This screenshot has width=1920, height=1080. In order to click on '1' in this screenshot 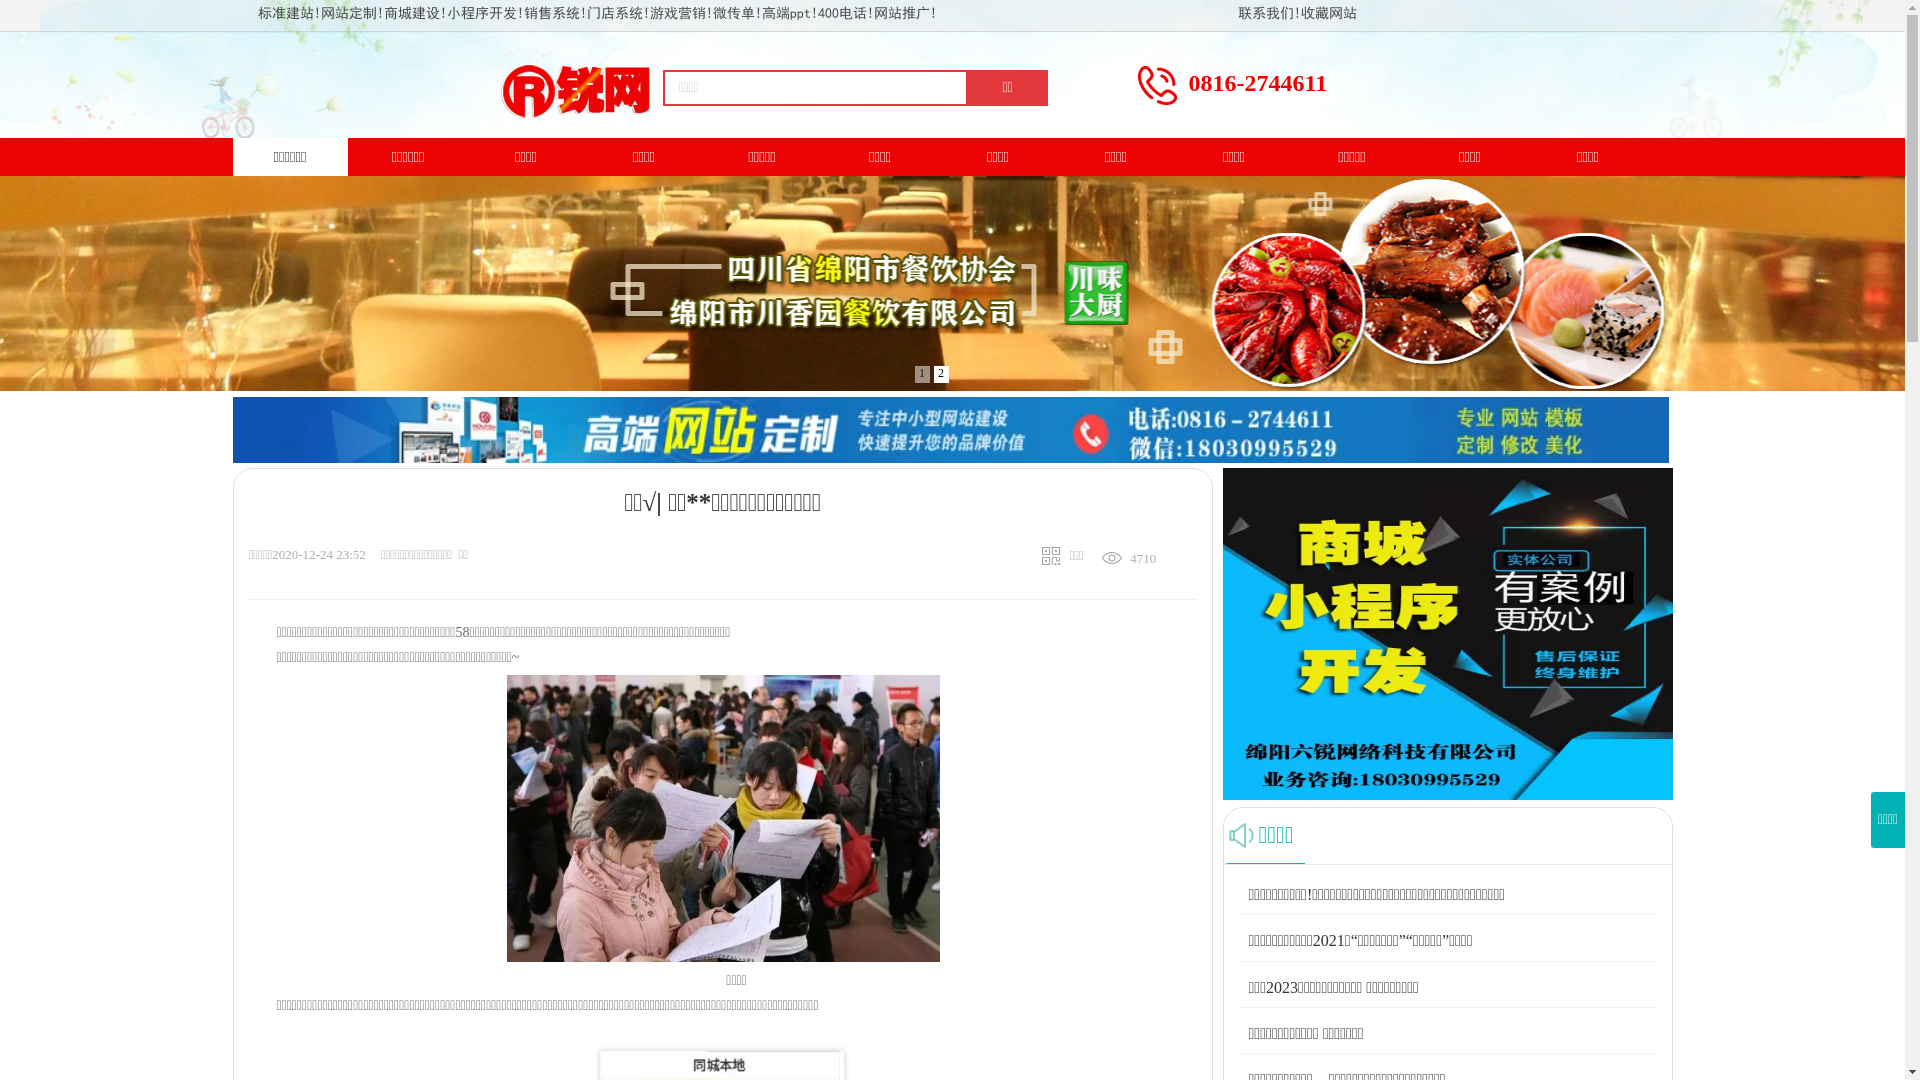, I will do `click(920, 374)`.